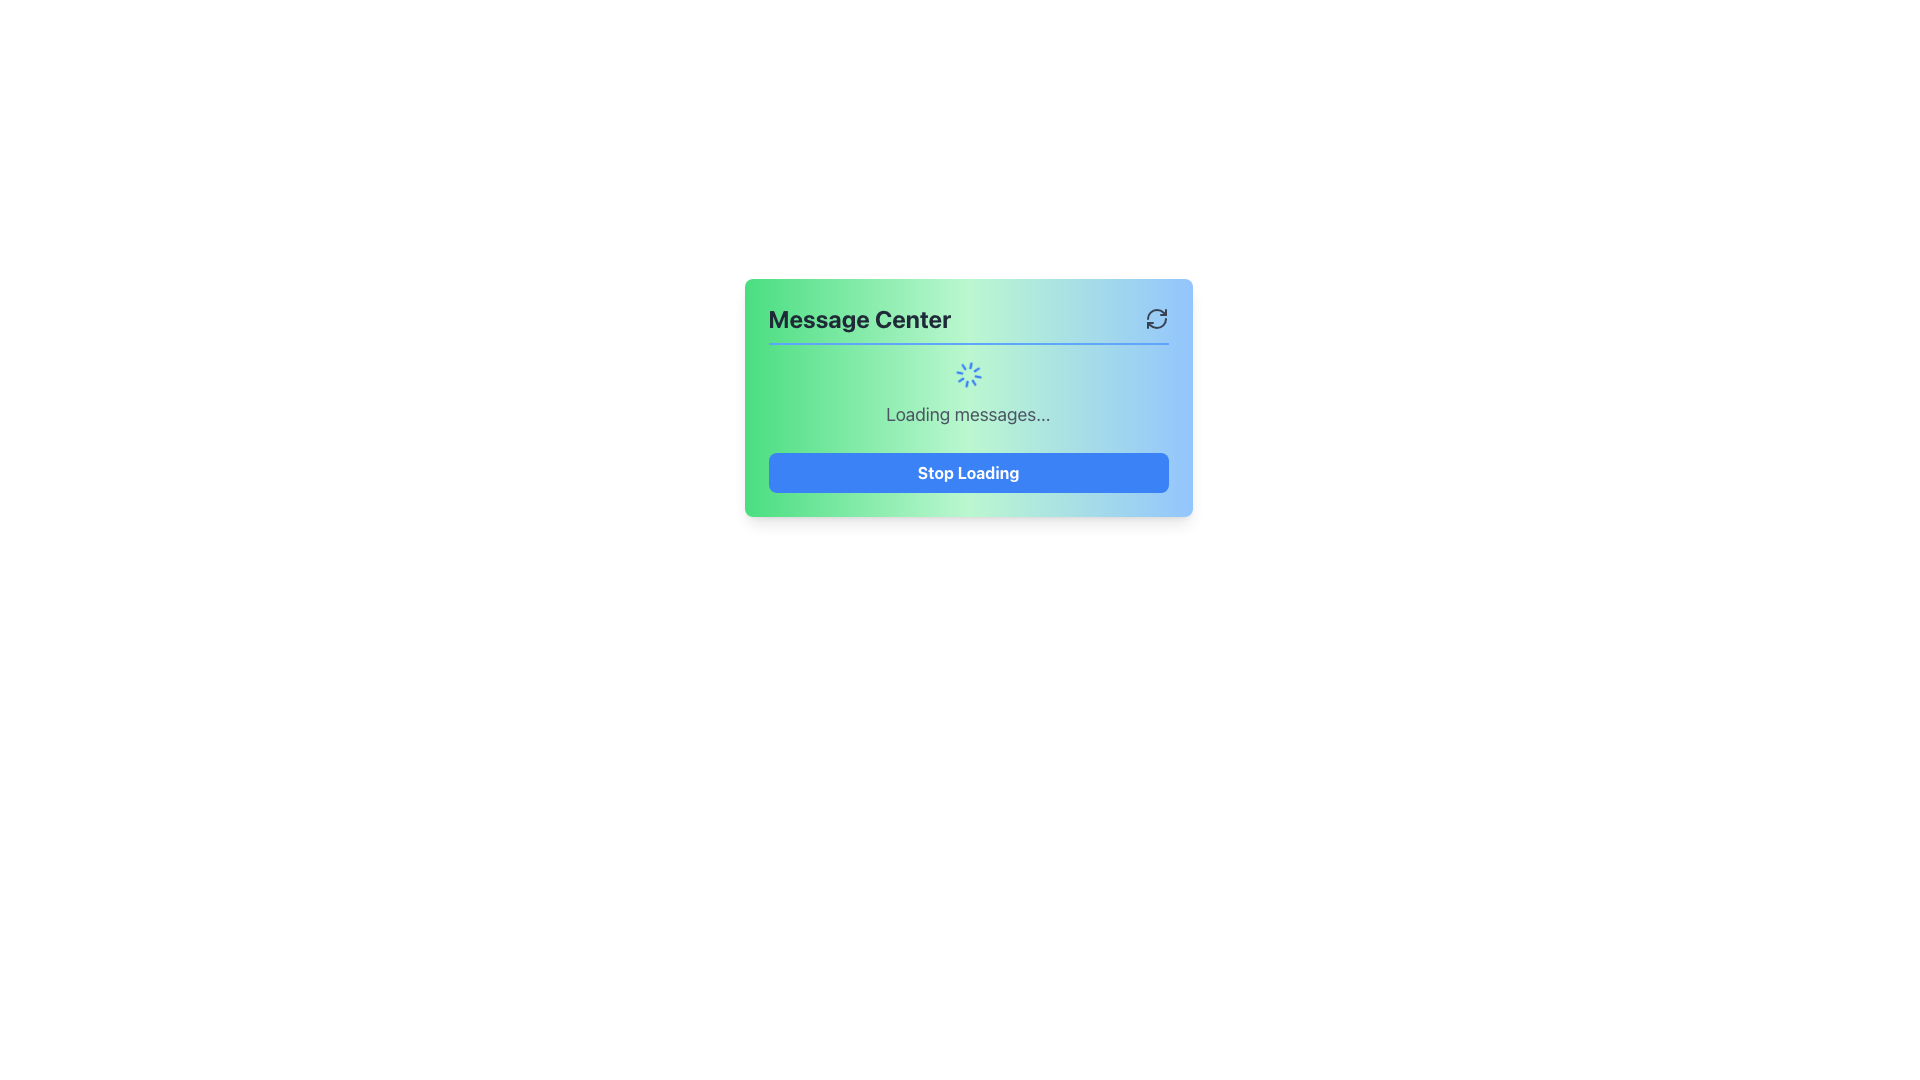 The height and width of the screenshot is (1080, 1920). What do you see at coordinates (1156, 318) in the screenshot?
I see `the refresh icon button located at the top-right corner of the 'Message Center' panel to refresh the displayed content` at bounding box center [1156, 318].